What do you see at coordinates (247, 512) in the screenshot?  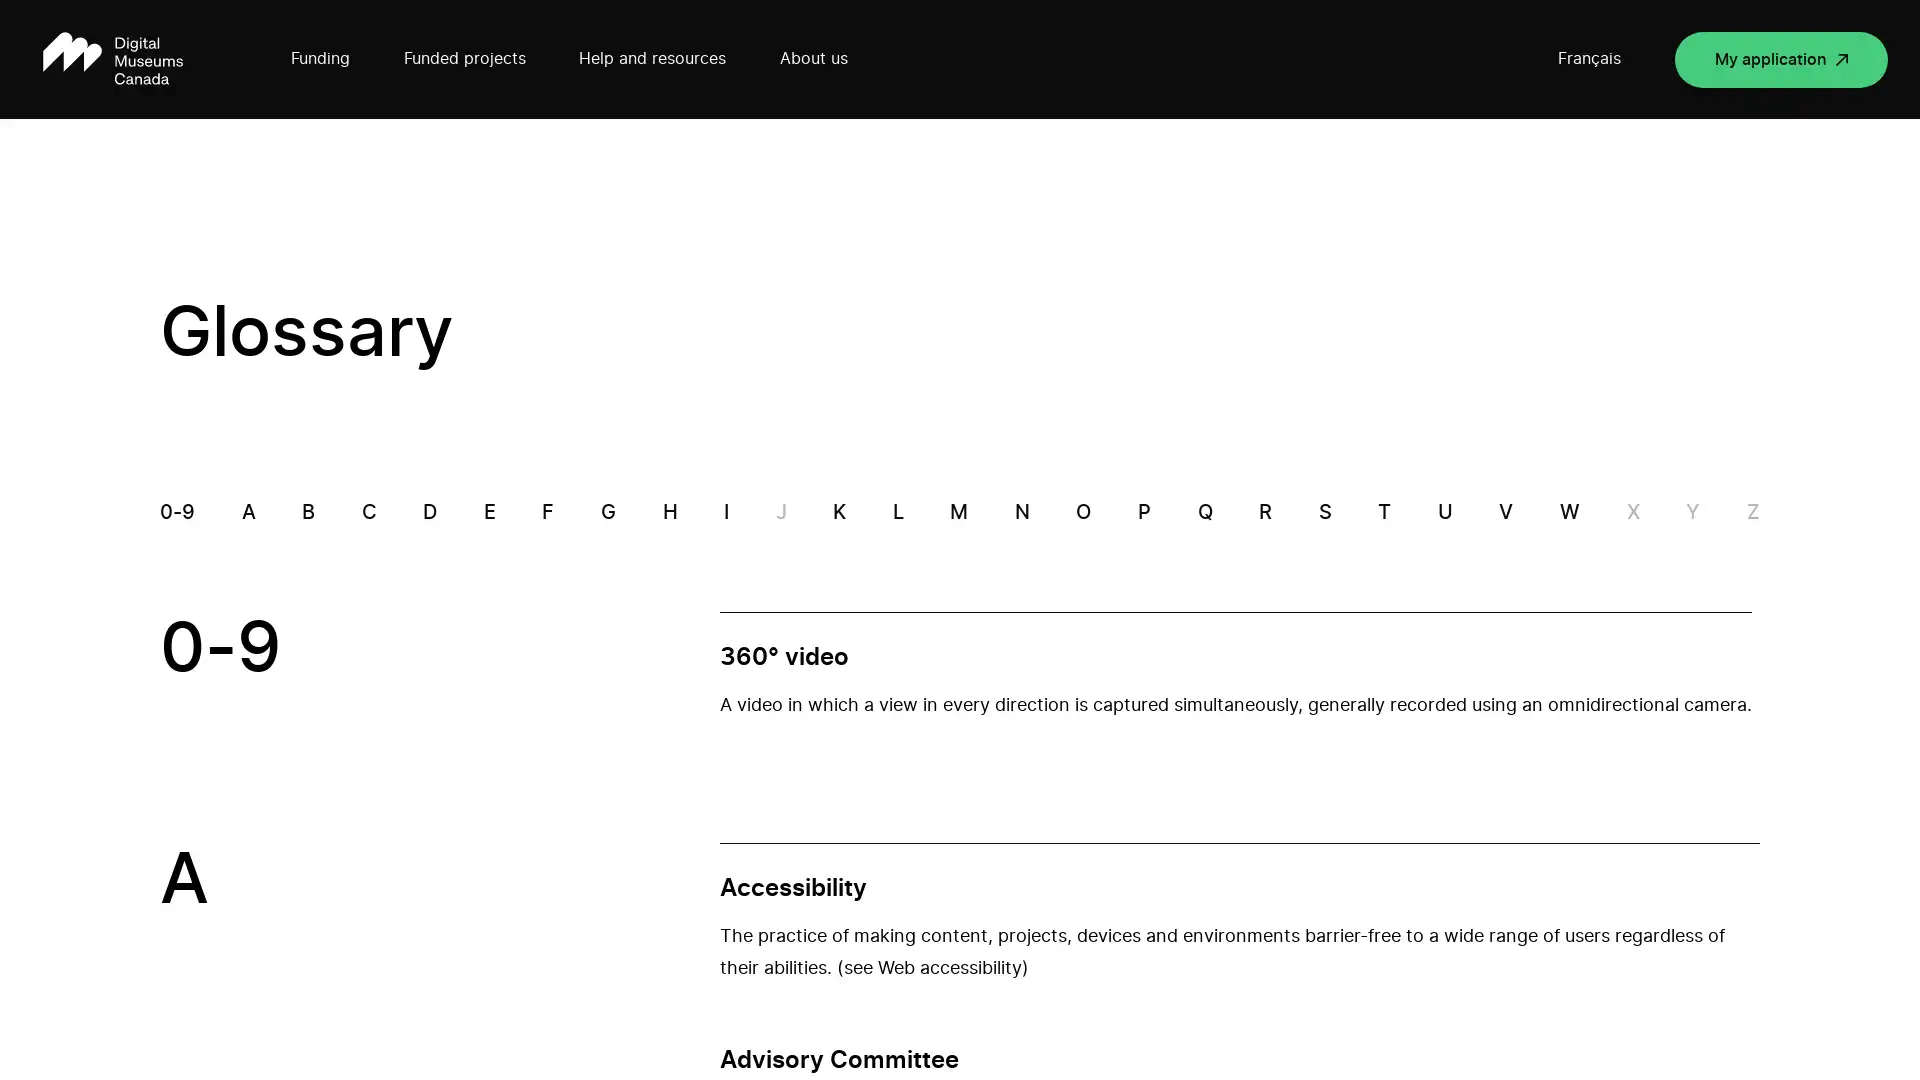 I see `A` at bounding box center [247, 512].